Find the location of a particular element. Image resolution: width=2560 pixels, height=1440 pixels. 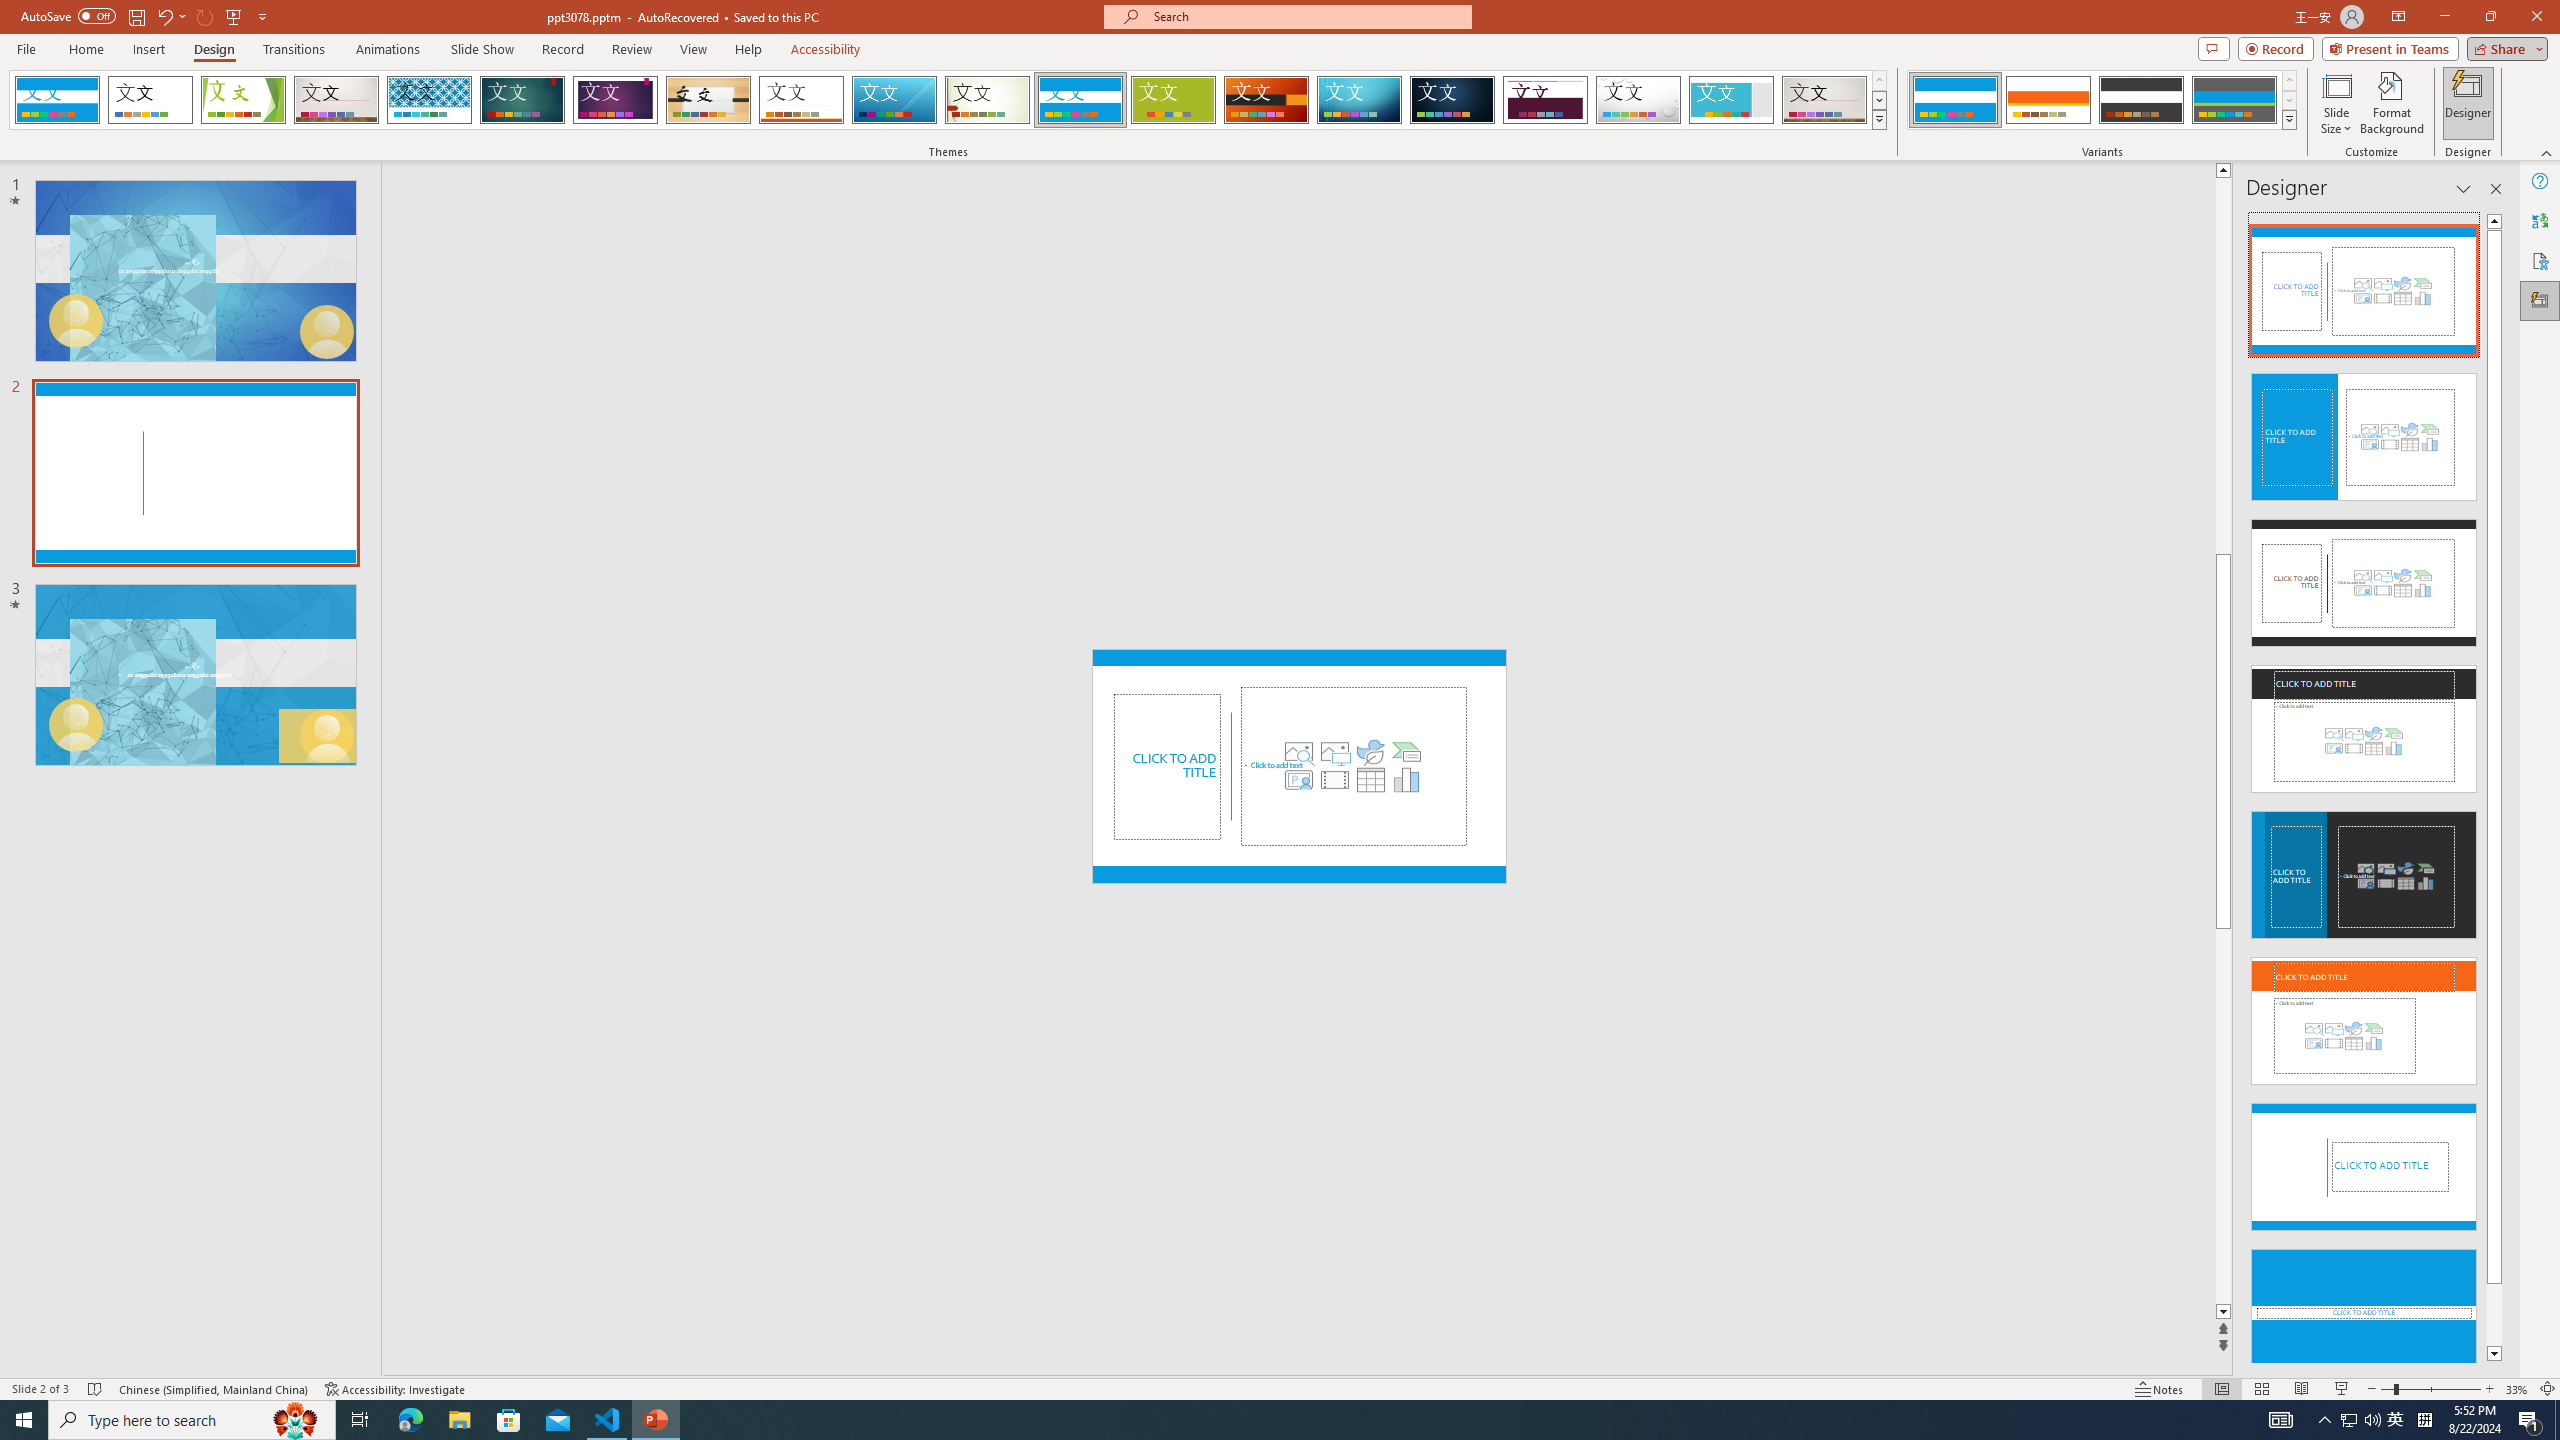

'Ion Boardroom' is located at coordinates (615, 99).